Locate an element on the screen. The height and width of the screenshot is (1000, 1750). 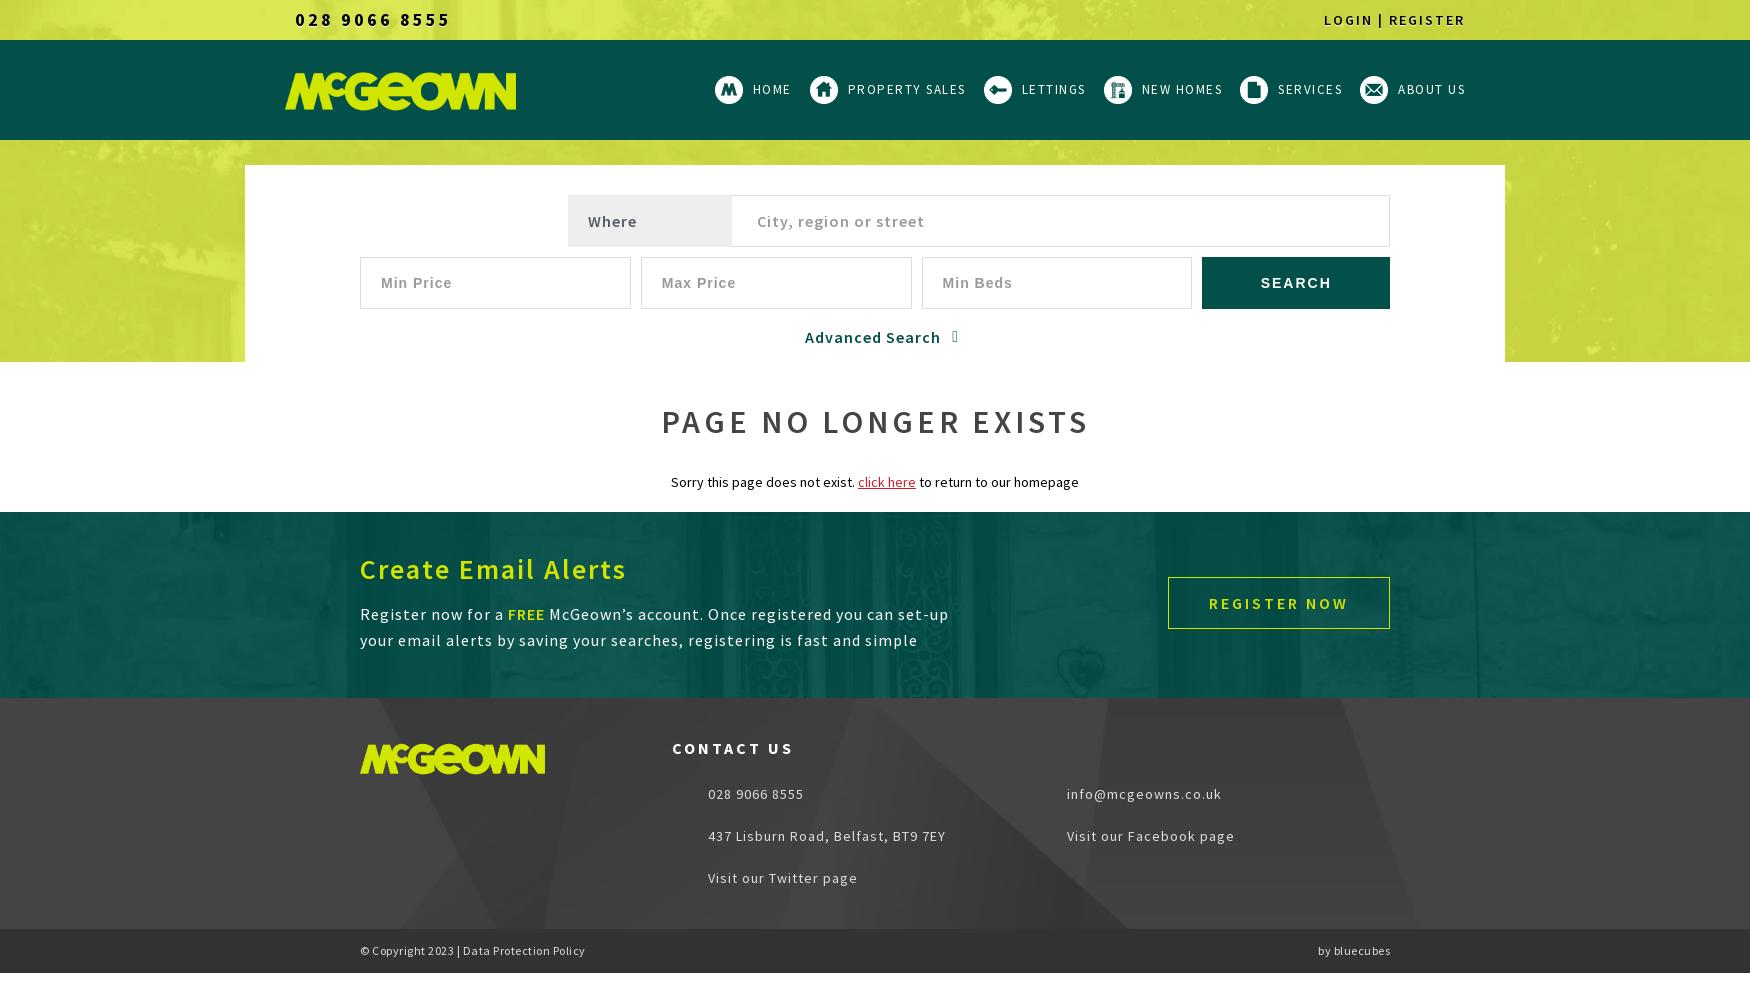
'FREE' is located at coordinates (525, 613).